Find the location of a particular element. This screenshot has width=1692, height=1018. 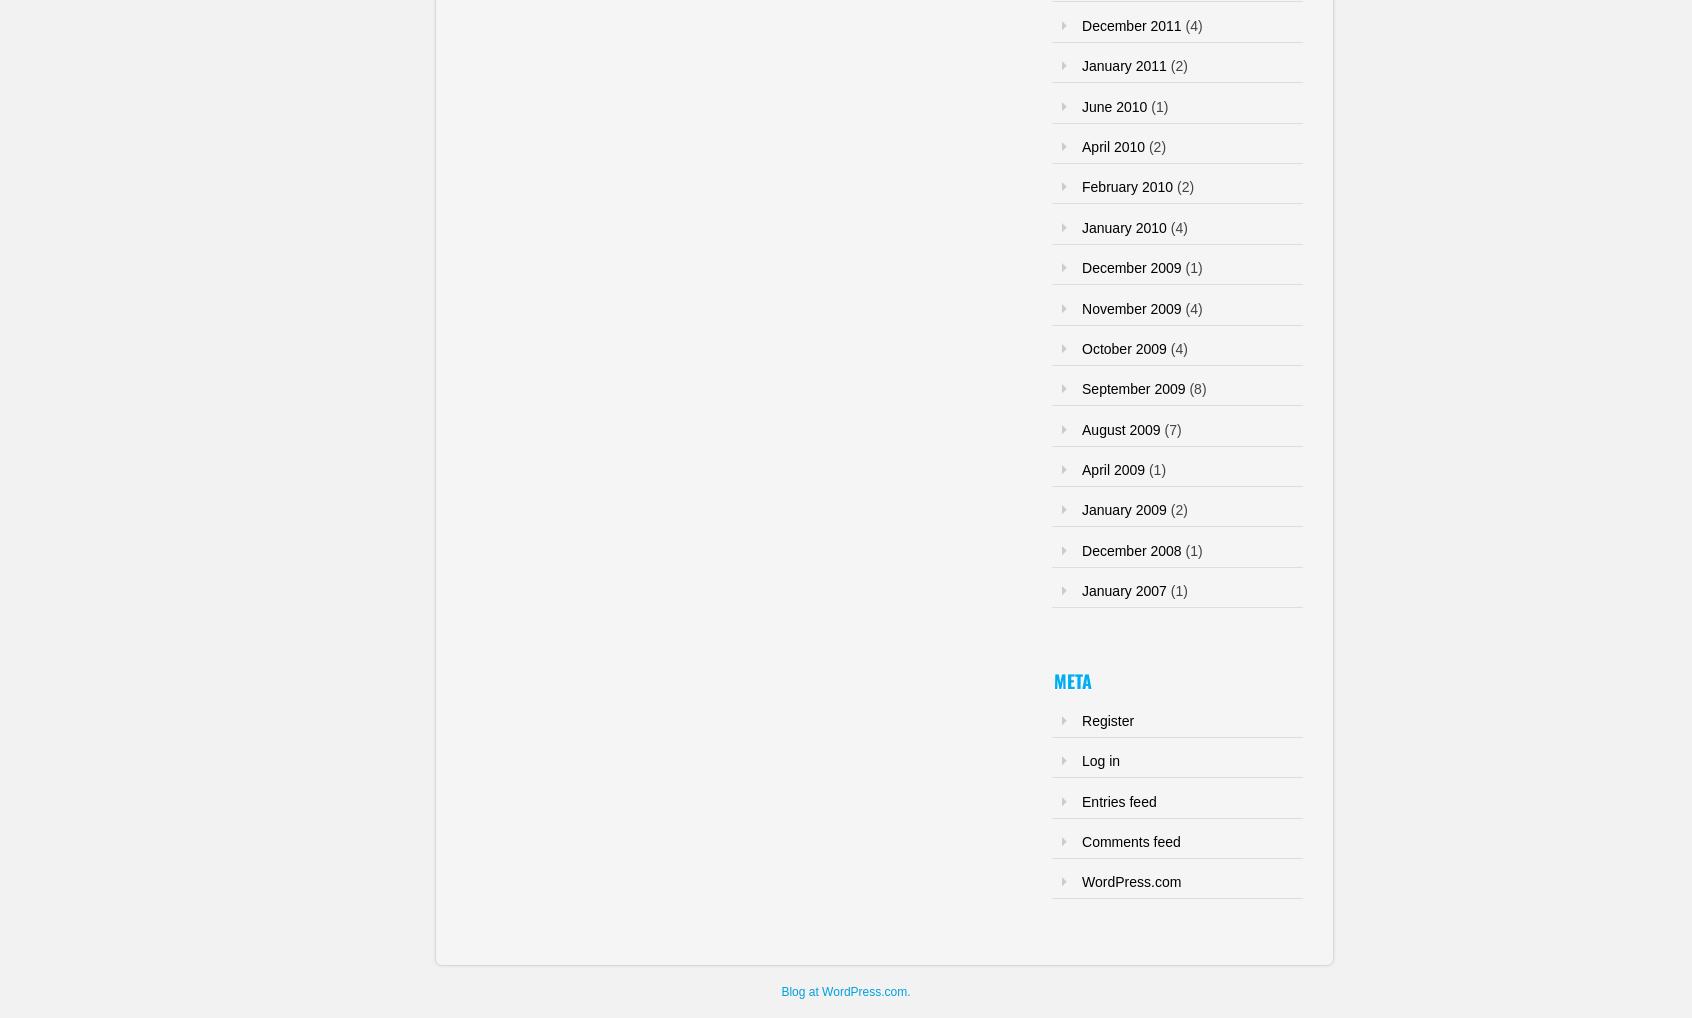

'Entries feed' is located at coordinates (1118, 800).